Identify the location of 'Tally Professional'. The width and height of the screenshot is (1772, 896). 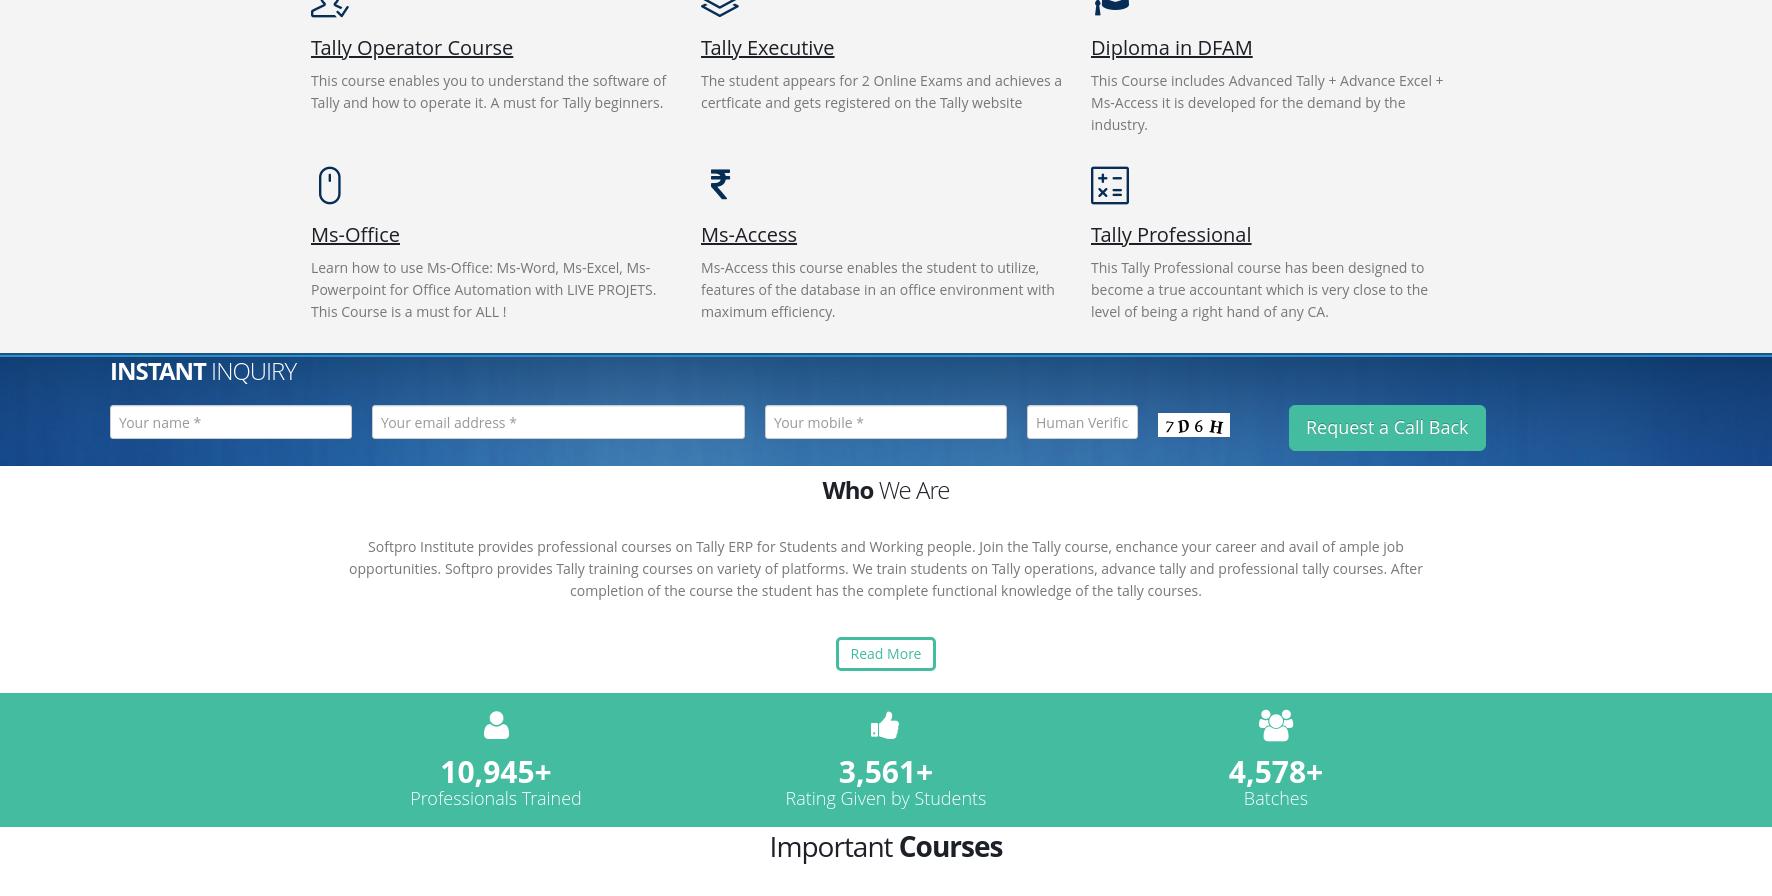
(1091, 234).